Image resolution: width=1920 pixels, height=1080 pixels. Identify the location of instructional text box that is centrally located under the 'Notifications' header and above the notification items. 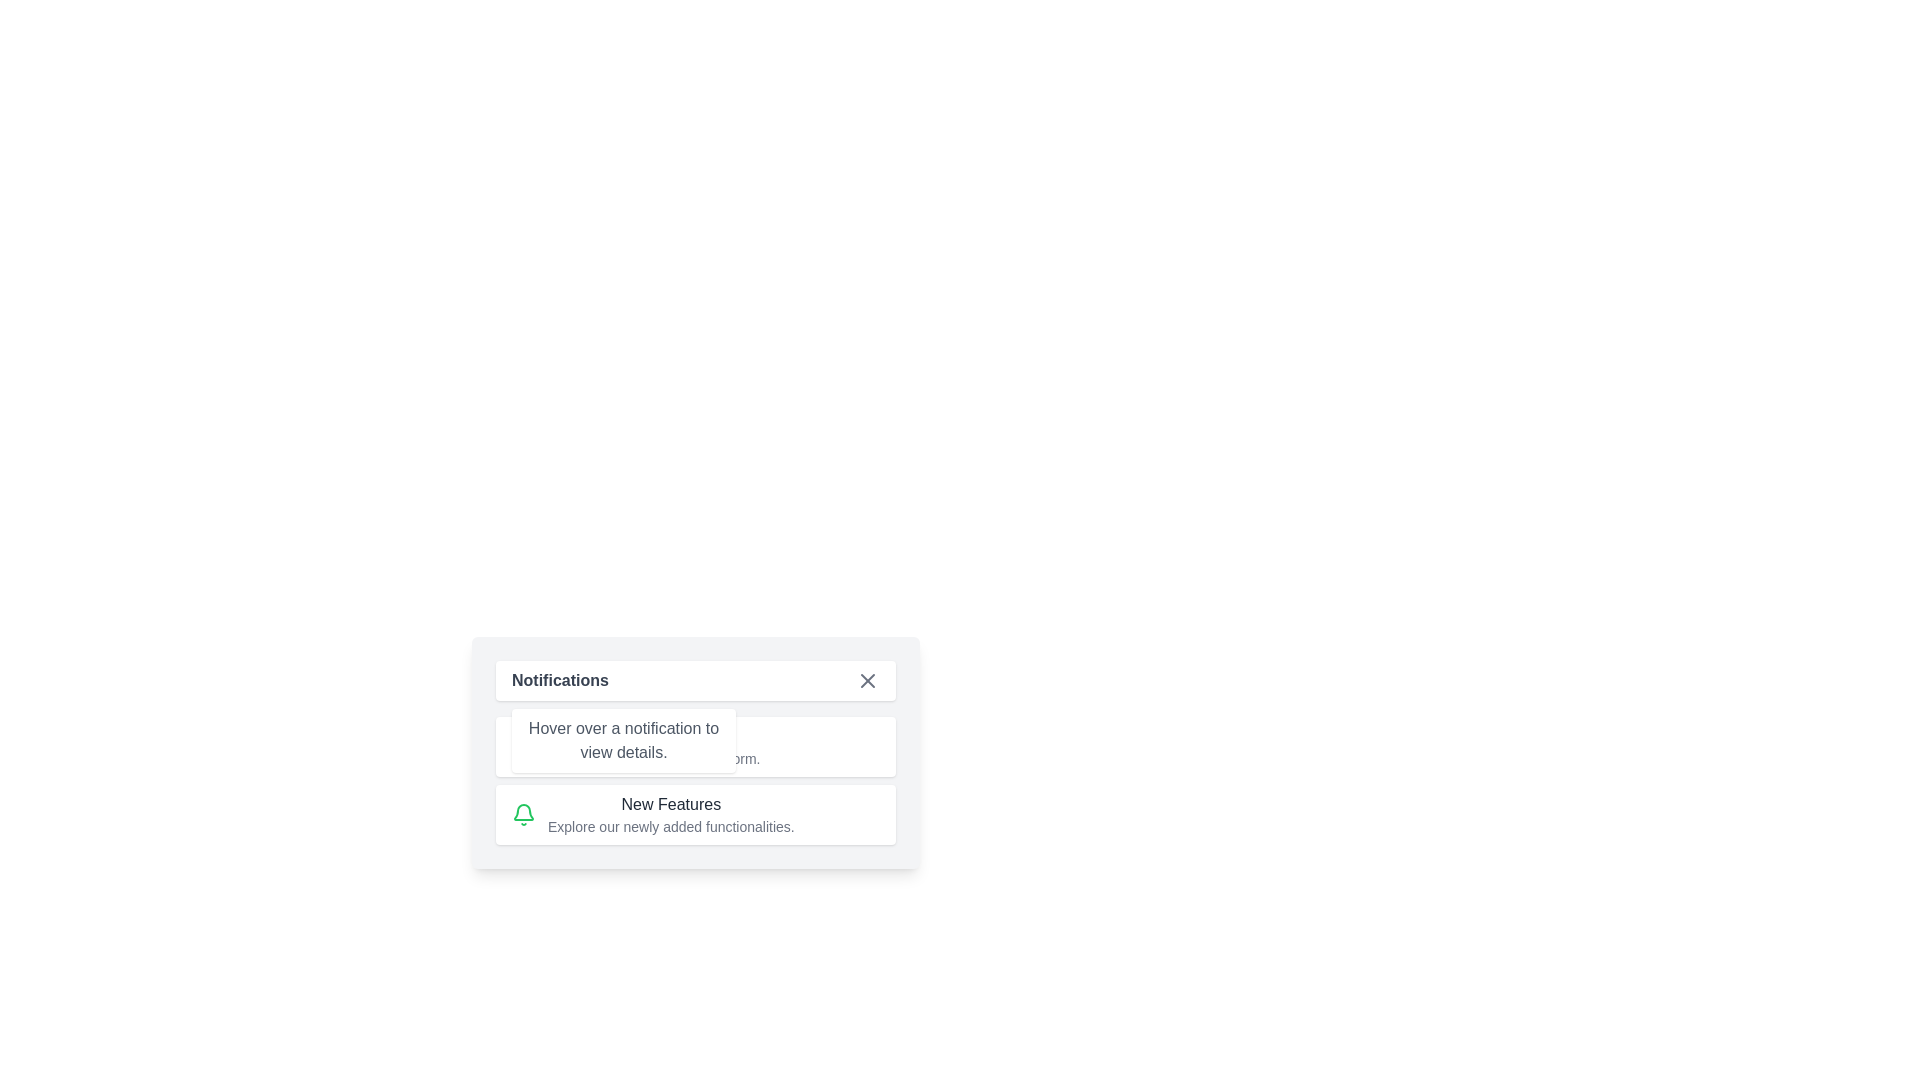
(623, 740).